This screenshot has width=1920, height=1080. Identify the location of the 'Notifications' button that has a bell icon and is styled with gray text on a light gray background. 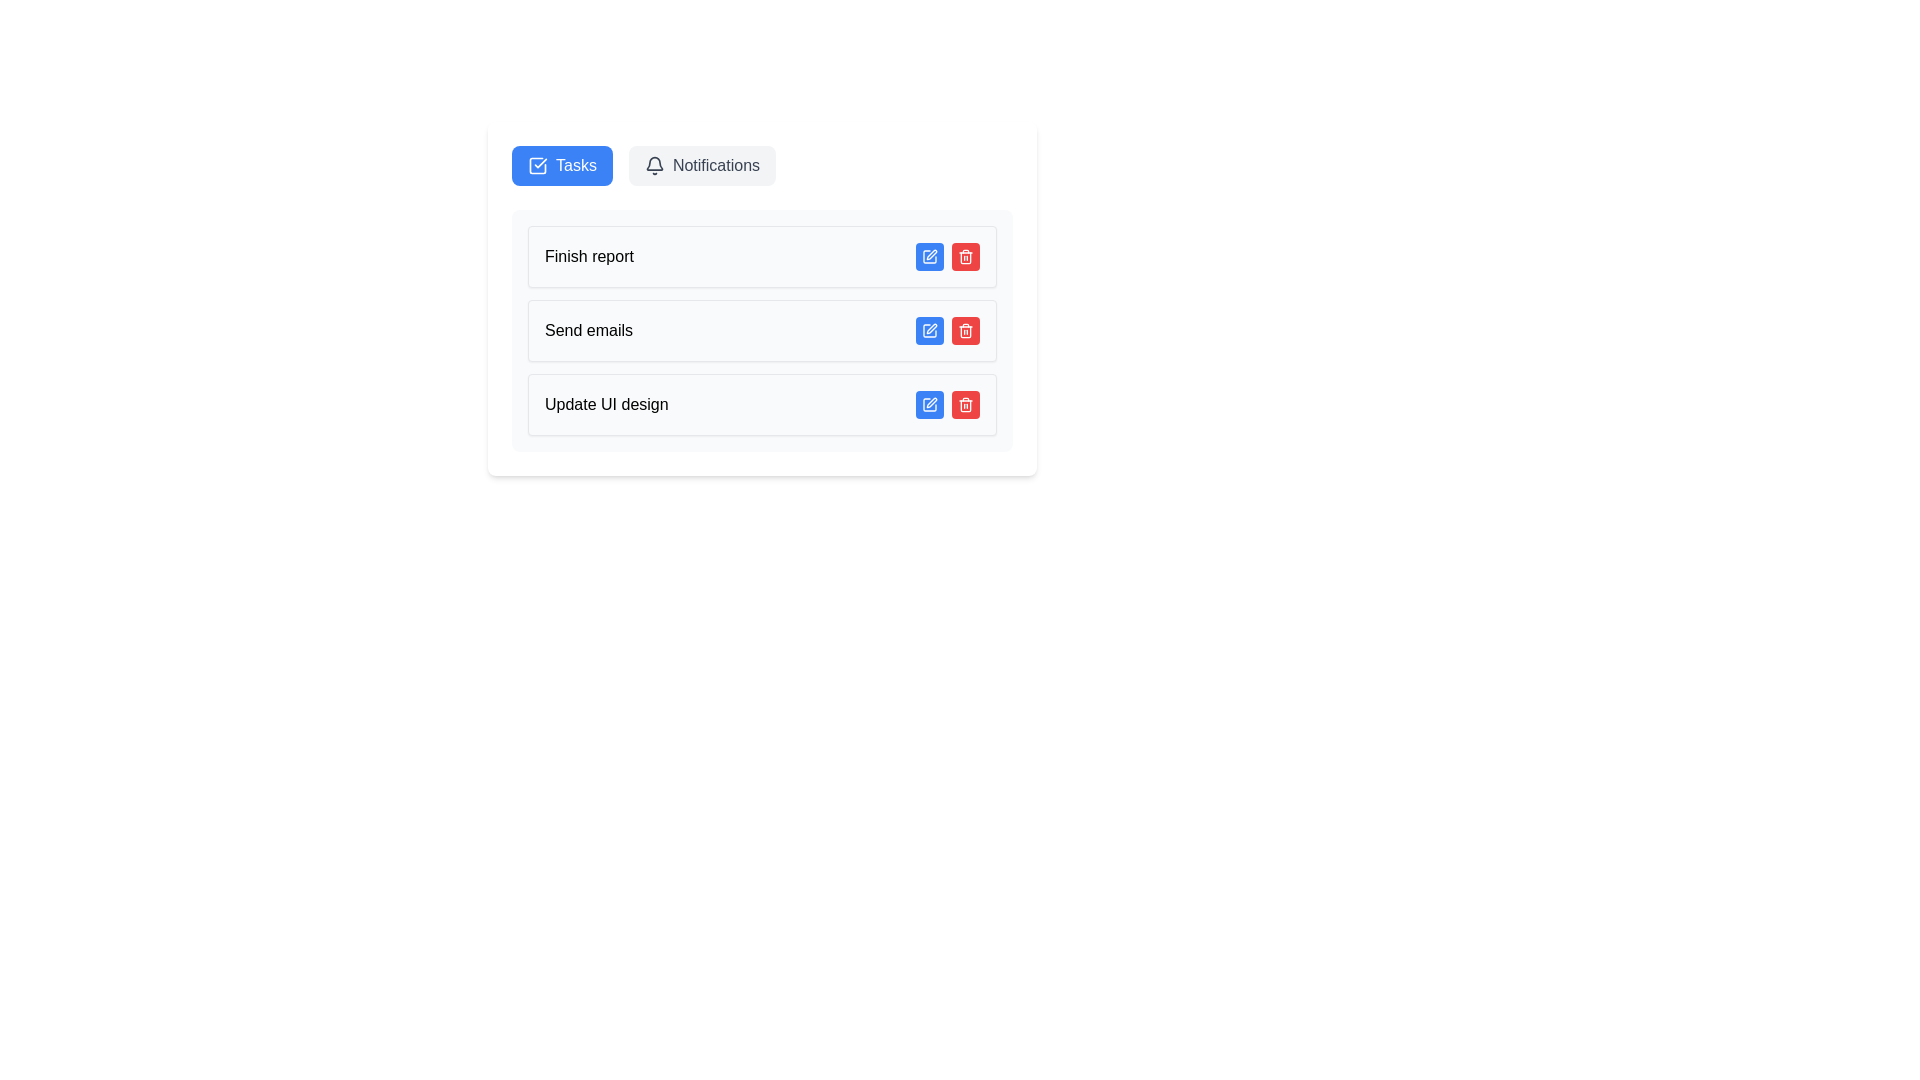
(702, 164).